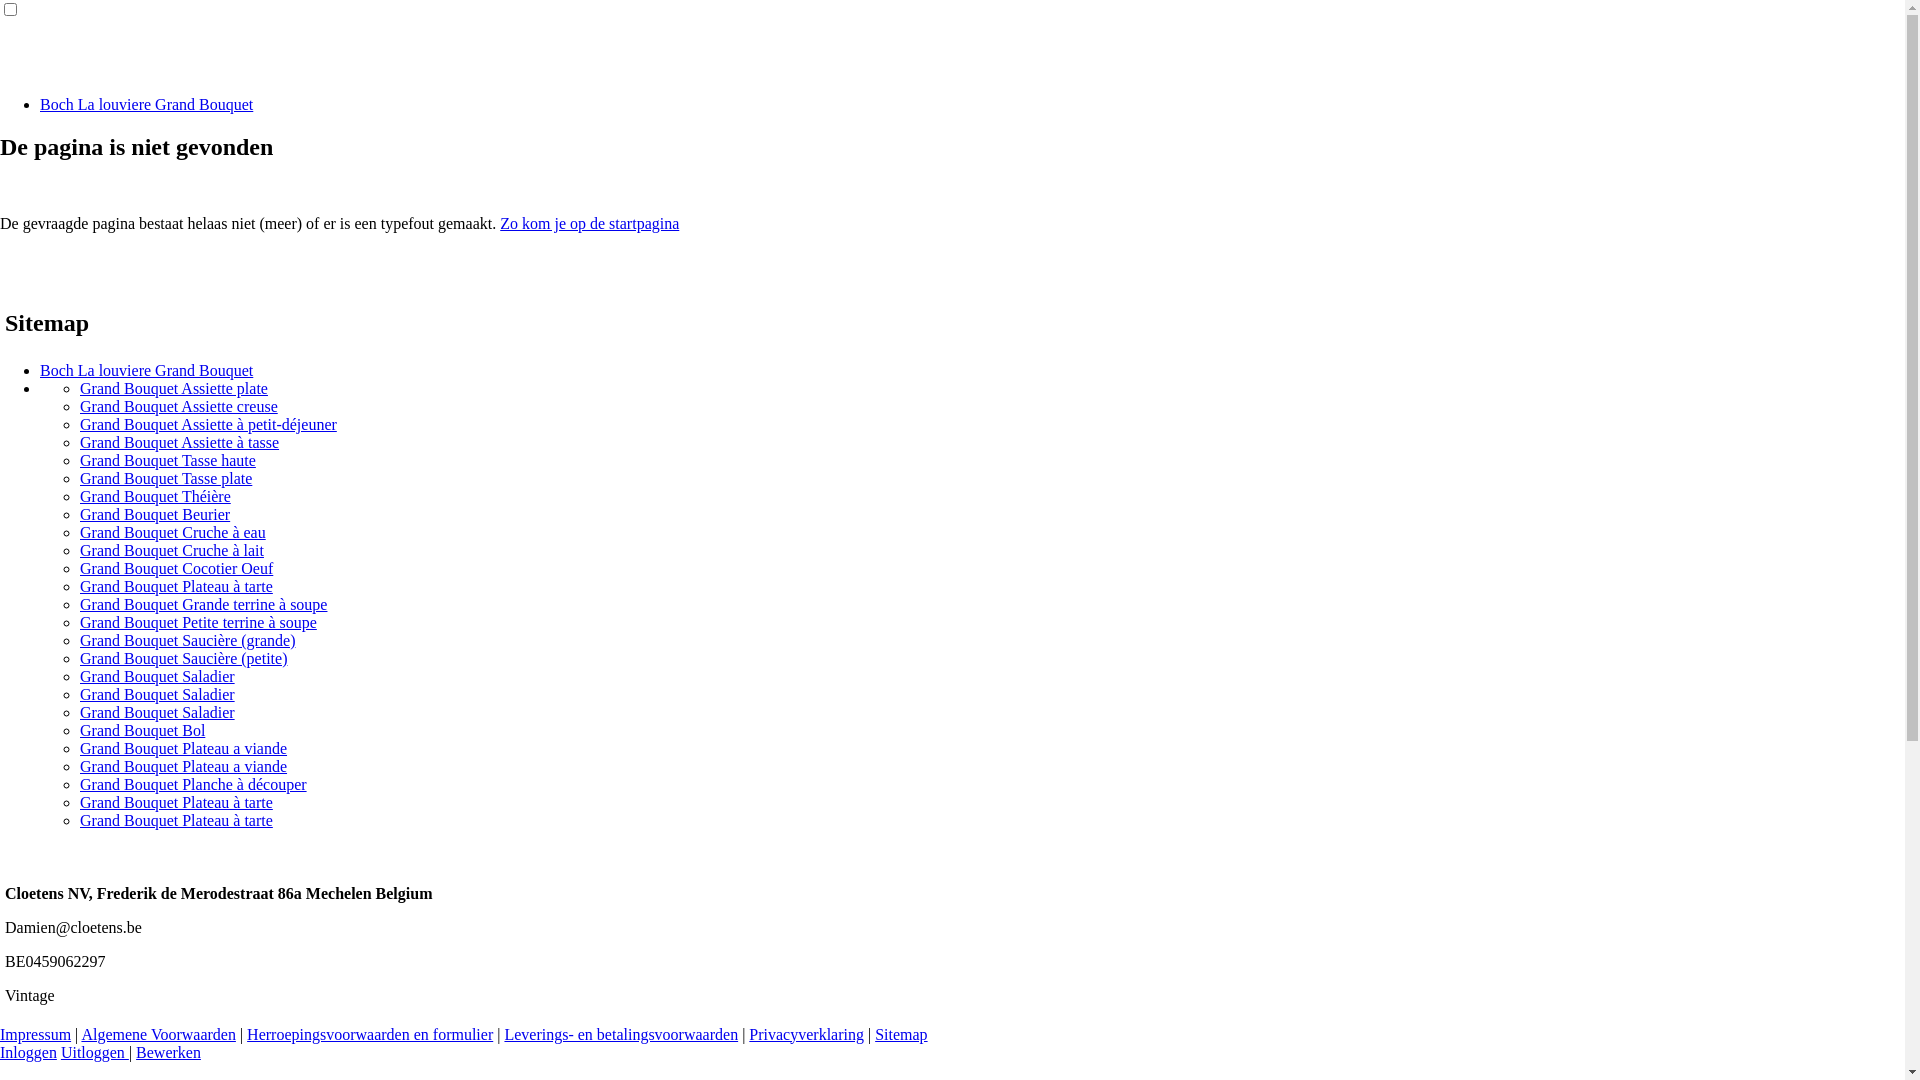 This screenshot has height=1080, width=1920. What do you see at coordinates (80, 765) in the screenshot?
I see `'Grand Bouquet Plateau a viande'` at bounding box center [80, 765].